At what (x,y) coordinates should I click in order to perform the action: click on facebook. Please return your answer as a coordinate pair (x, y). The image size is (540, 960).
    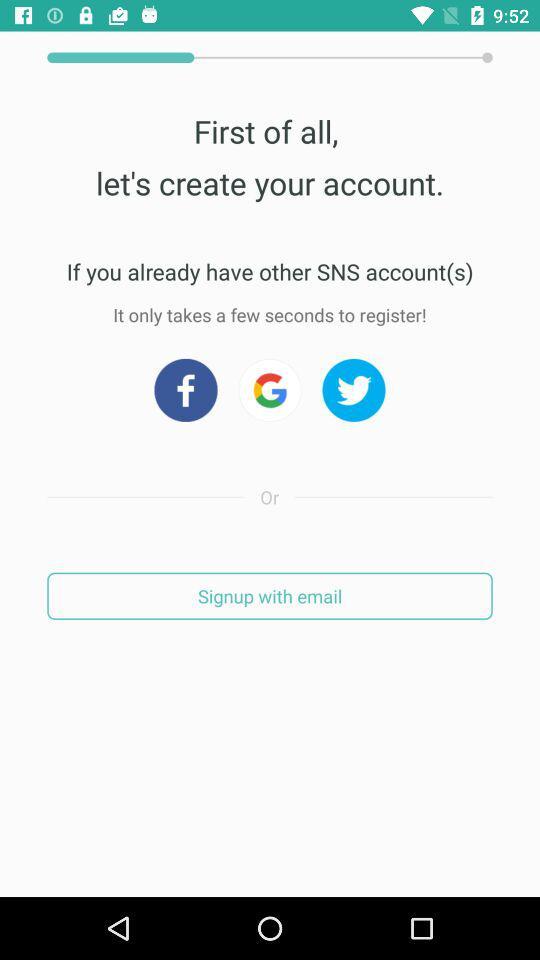
    Looking at the image, I should click on (185, 389).